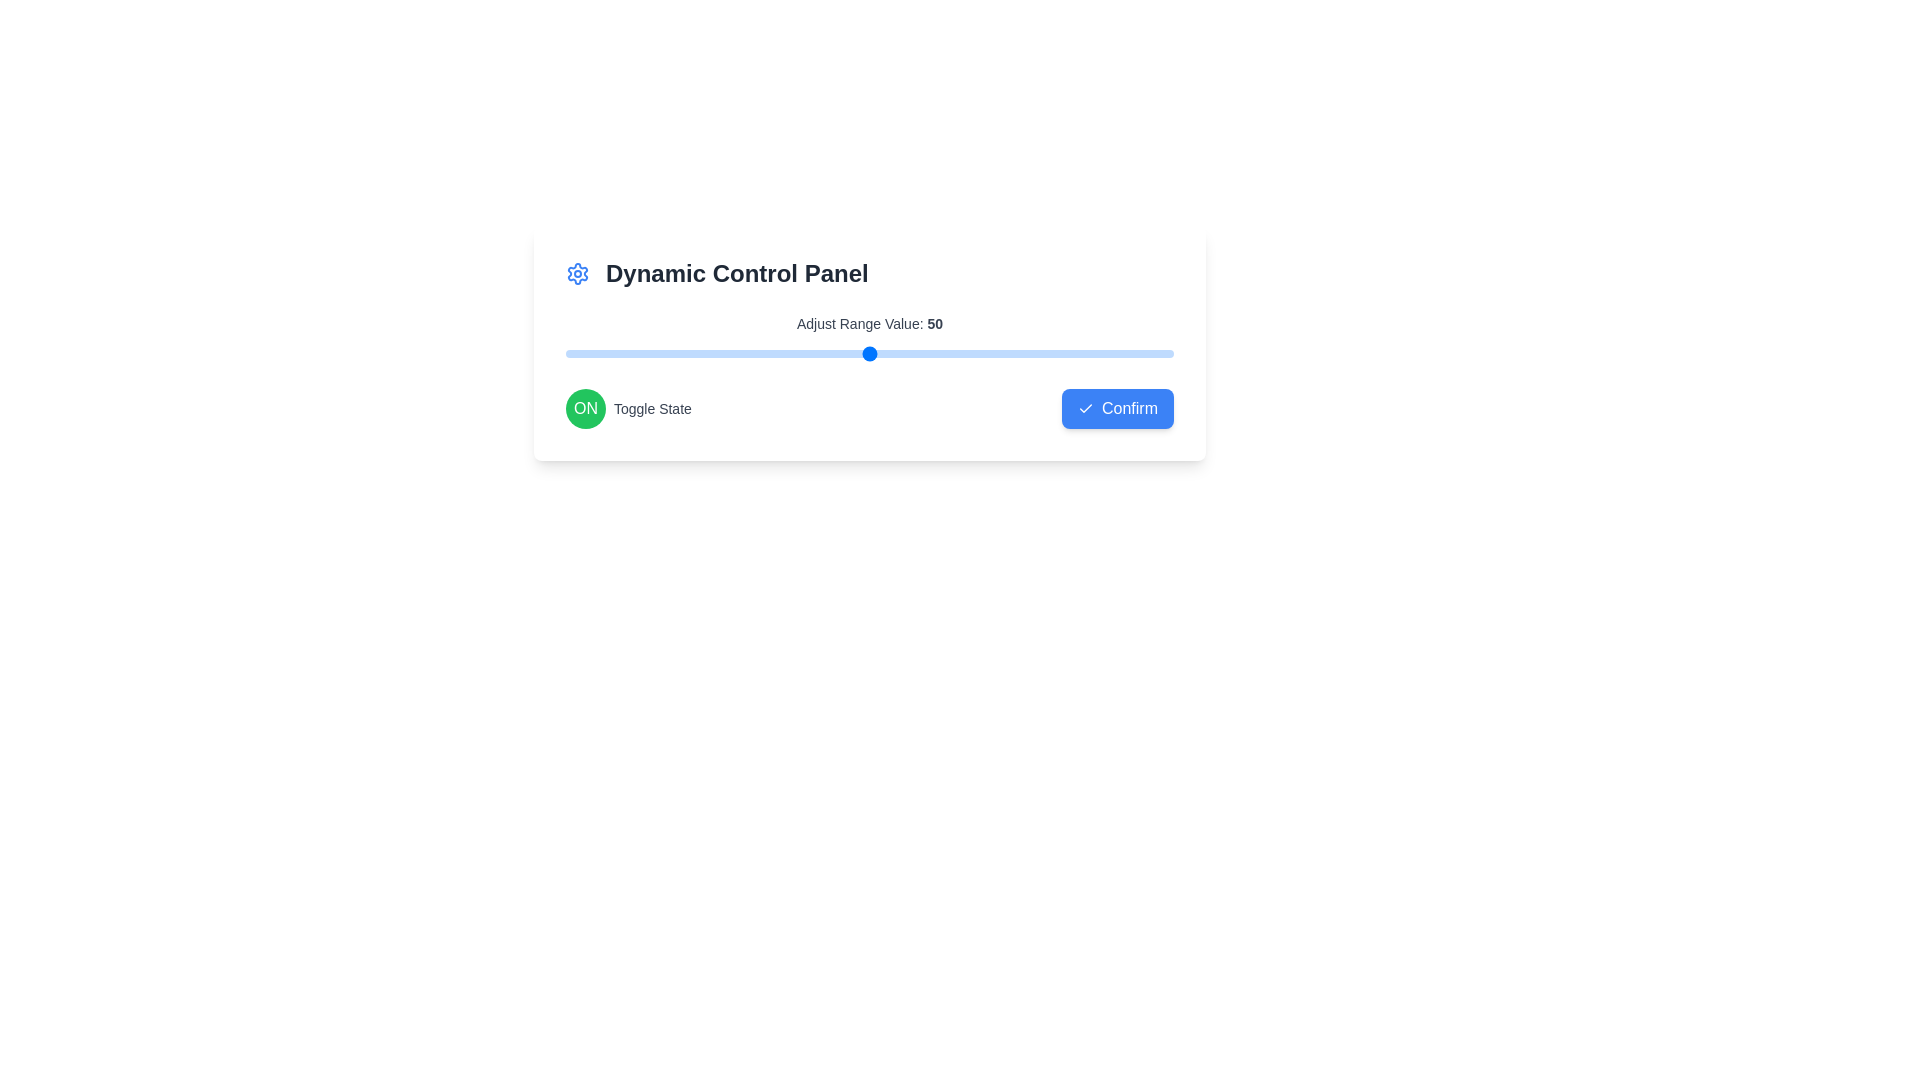 This screenshot has height=1080, width=1920. I want to click on the slider value, so click(929, 353).